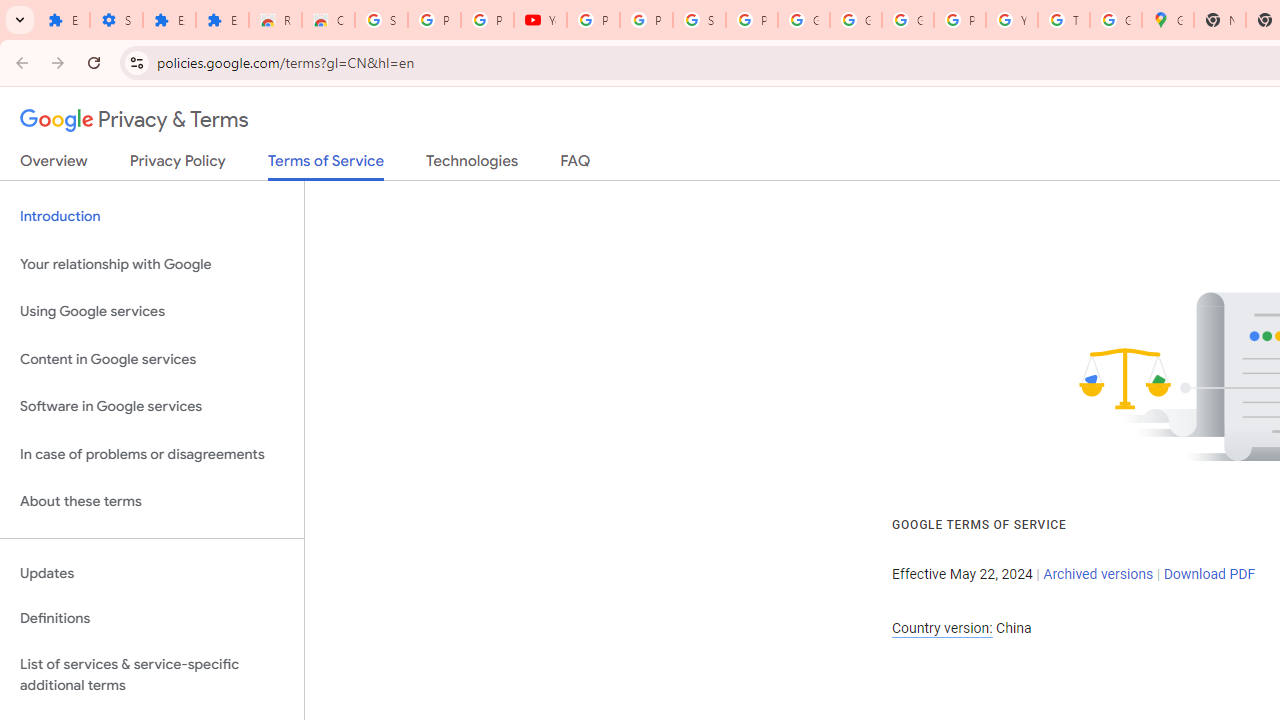  I want to click on 'Software in Google services', so click(151, 406).